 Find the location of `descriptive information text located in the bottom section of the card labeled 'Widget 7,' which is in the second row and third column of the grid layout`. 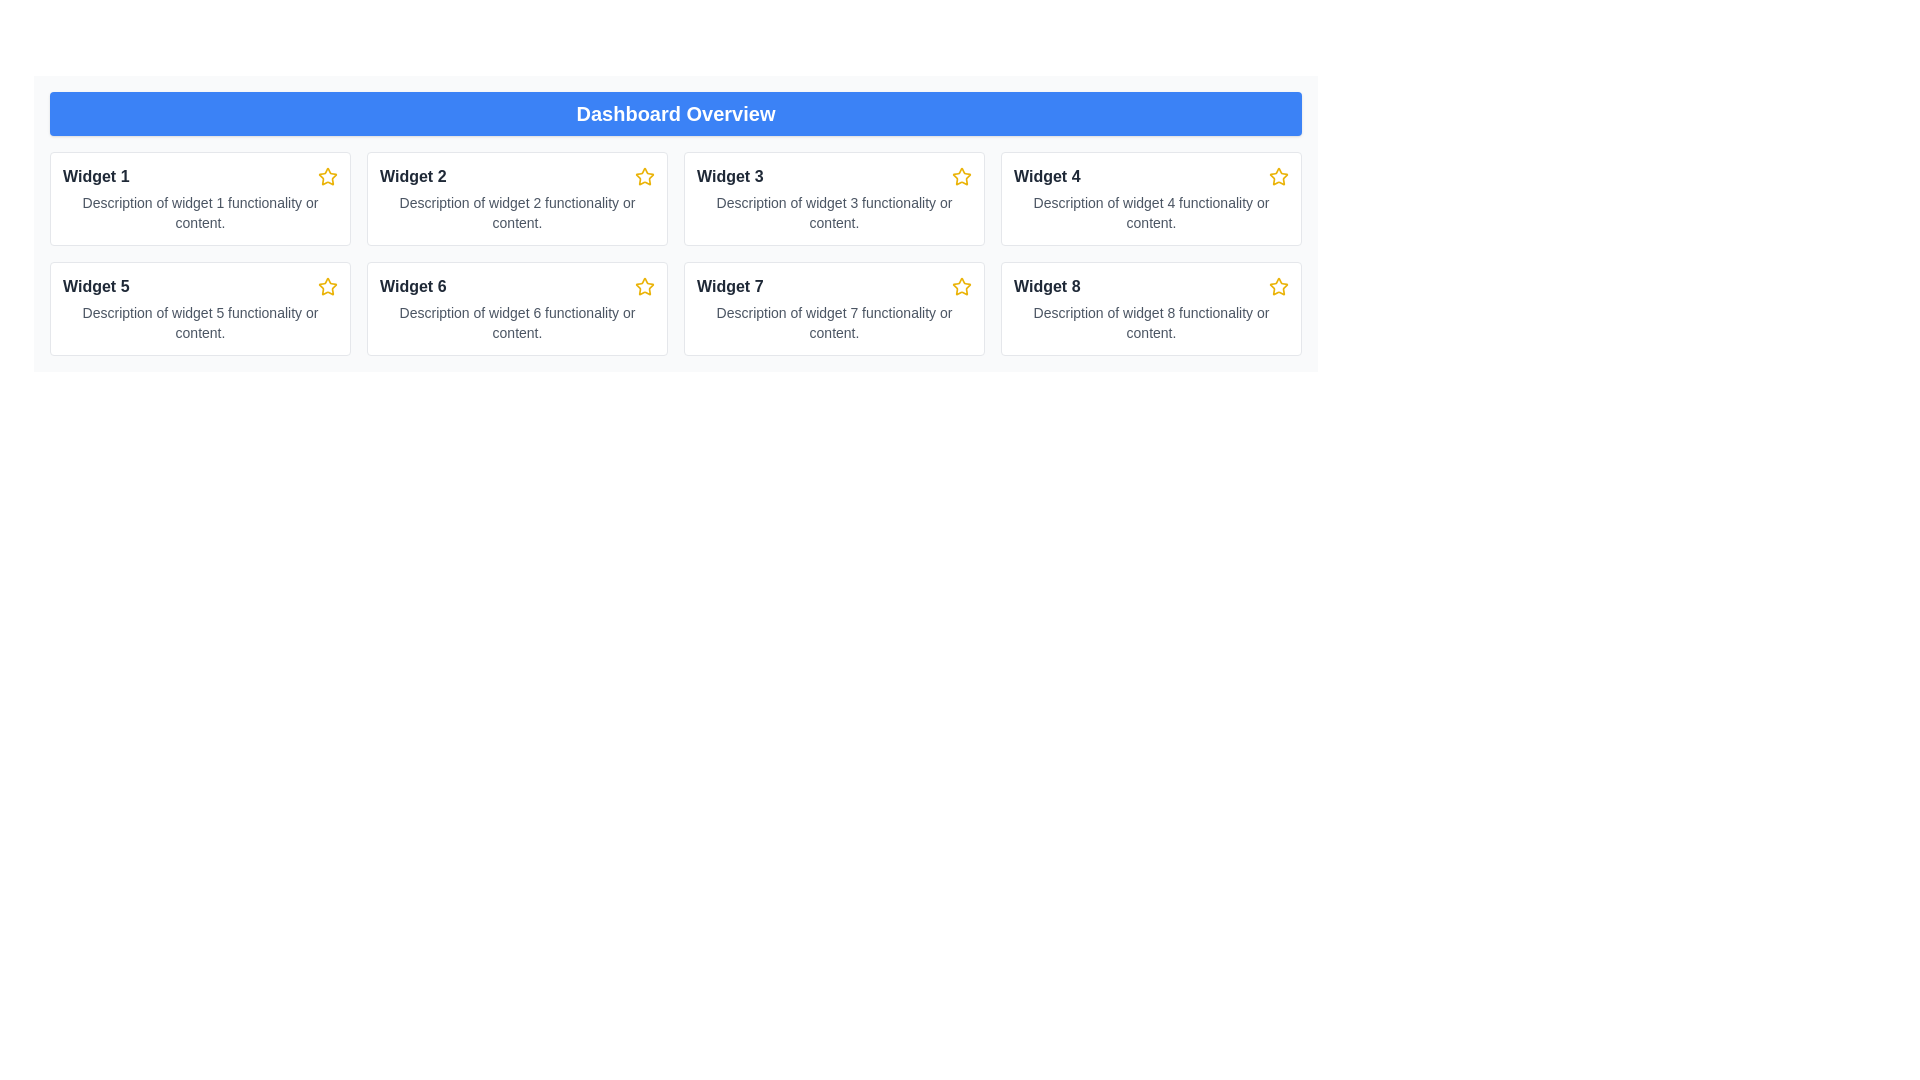

descriptive information text located in the bottom section of the card labeled 'Widget 7,' which is in the second row and third column of the grid layout is located at coordinates (834, 322).